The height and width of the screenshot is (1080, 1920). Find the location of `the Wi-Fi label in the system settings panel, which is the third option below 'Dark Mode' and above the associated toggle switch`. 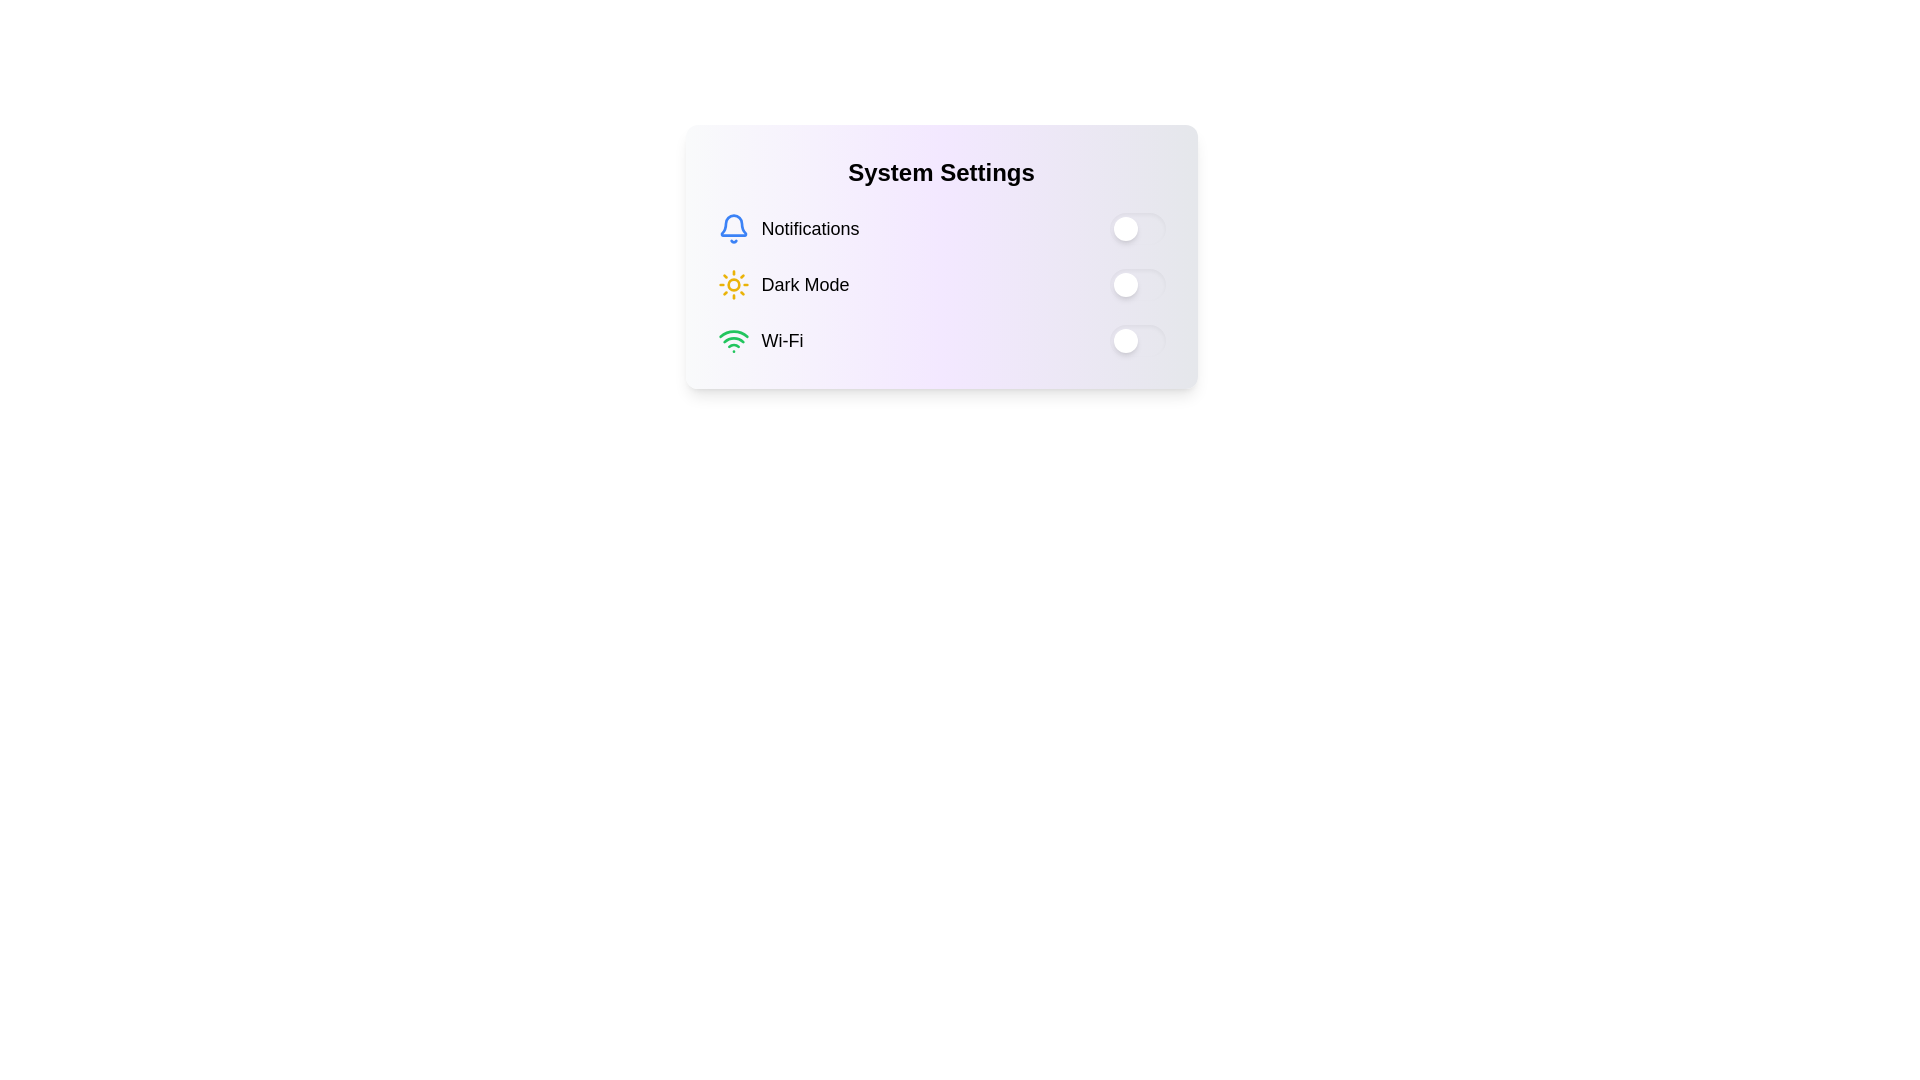

the Wi-Fi label in the system settings panel, which is the third option below 'Dark Mode' and above the associated toggle switch is located at coordinates (759, 339).